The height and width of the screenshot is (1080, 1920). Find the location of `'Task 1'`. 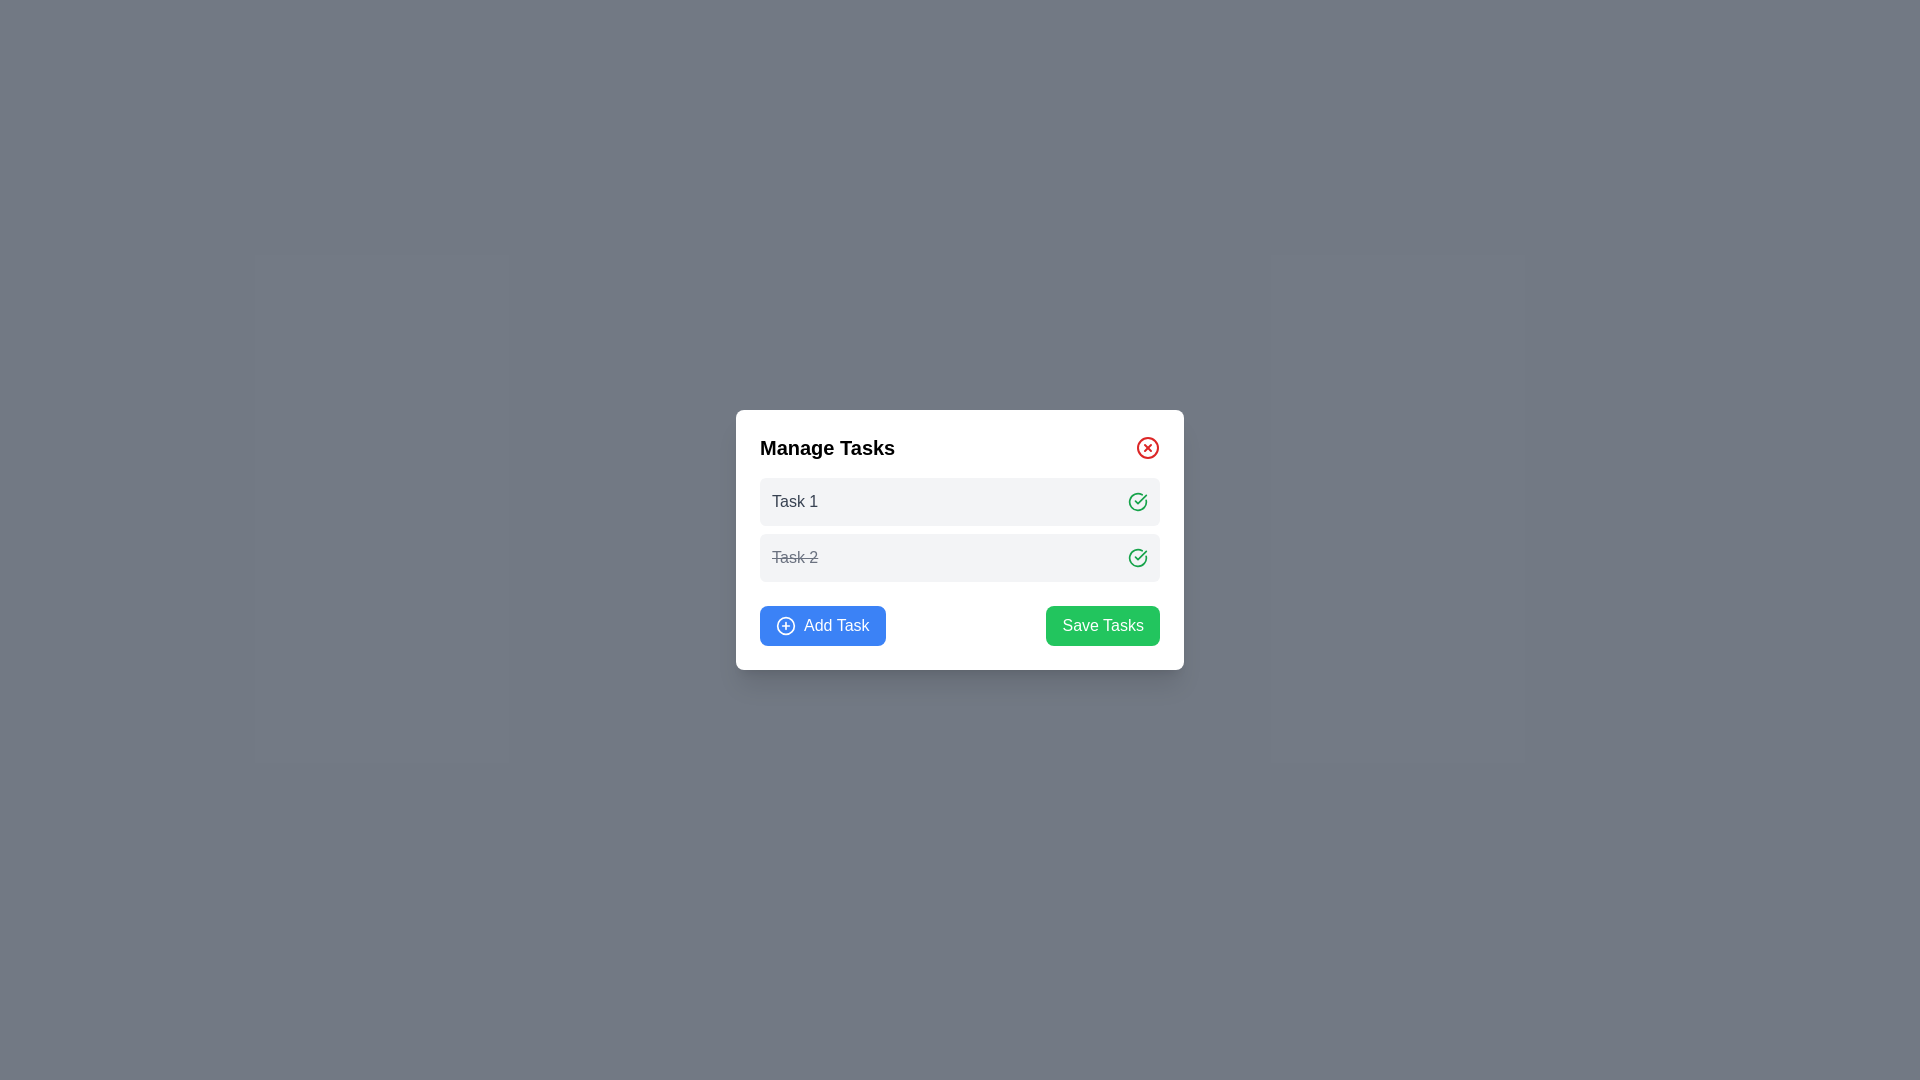

'Task 1' is located at coordinates (960, 528).